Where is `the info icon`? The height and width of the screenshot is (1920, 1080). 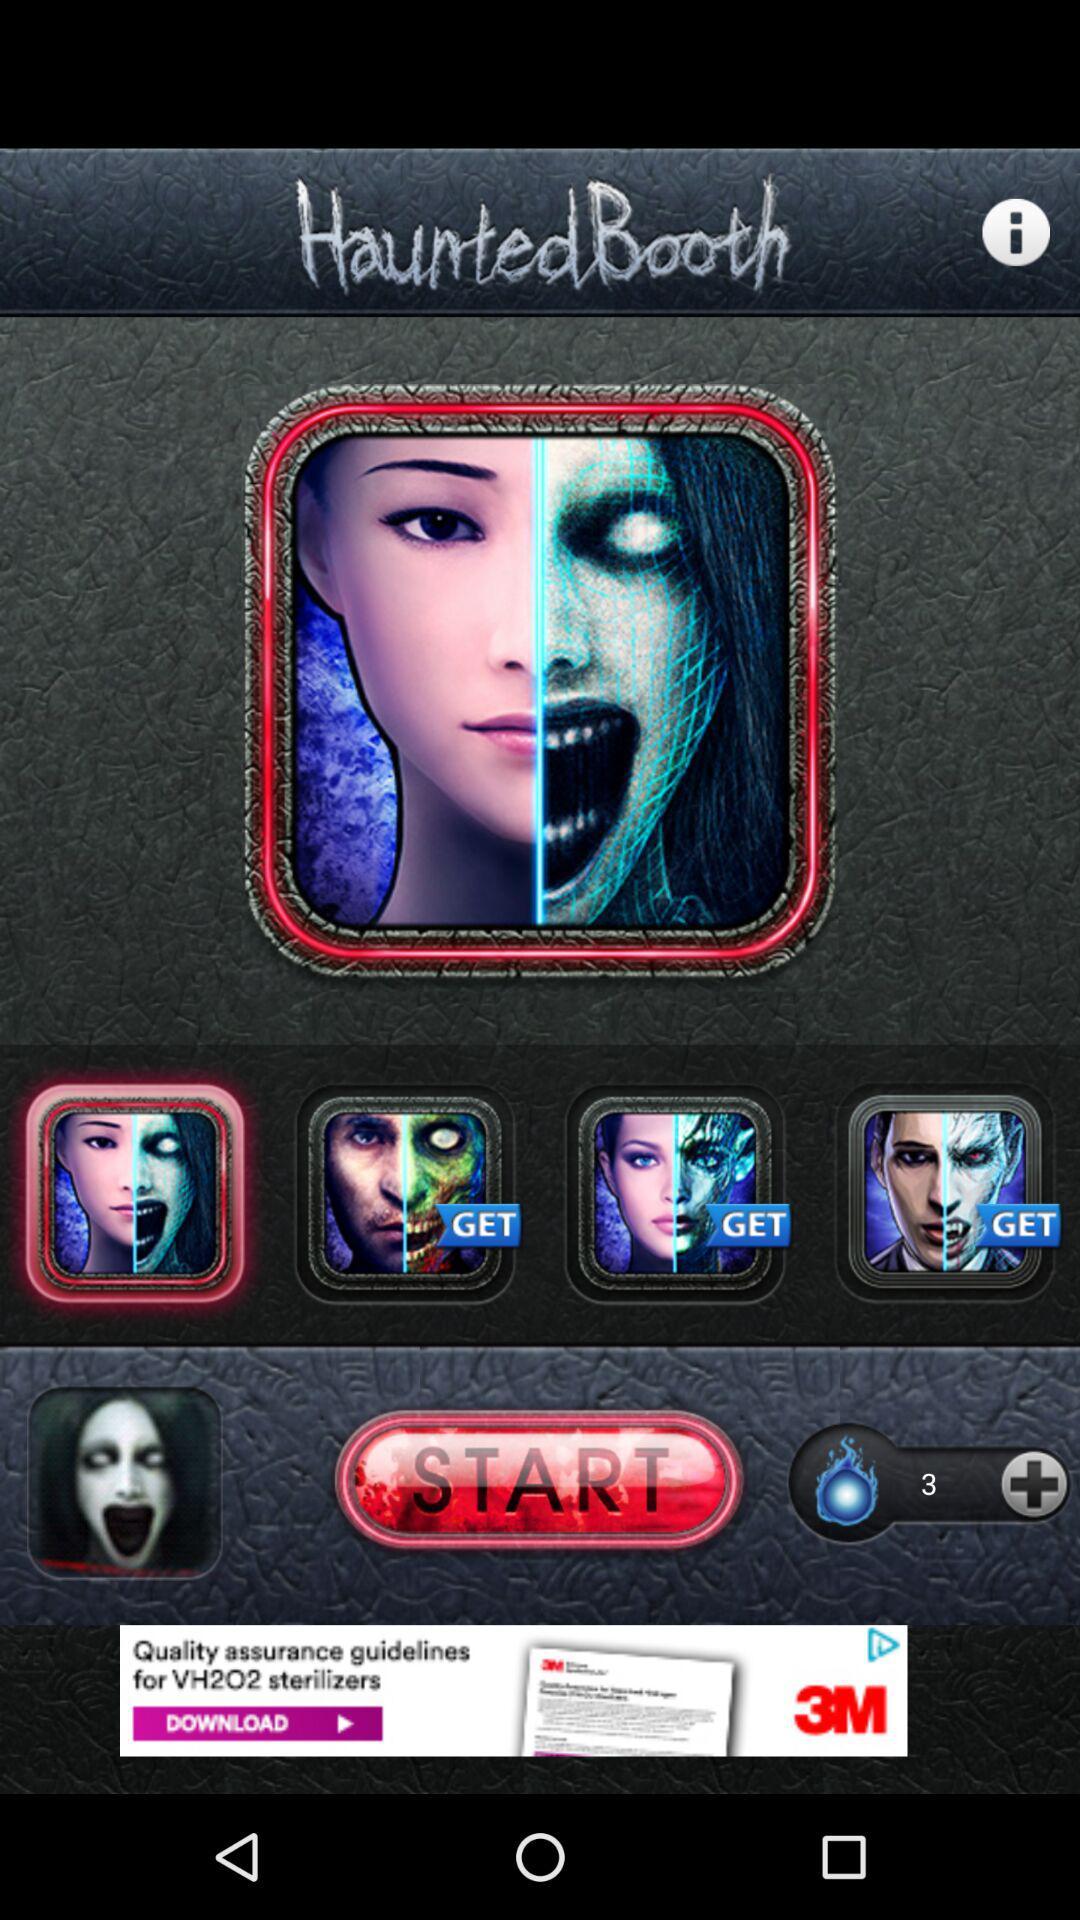
the info icon is located at coordinates (1016, 247).